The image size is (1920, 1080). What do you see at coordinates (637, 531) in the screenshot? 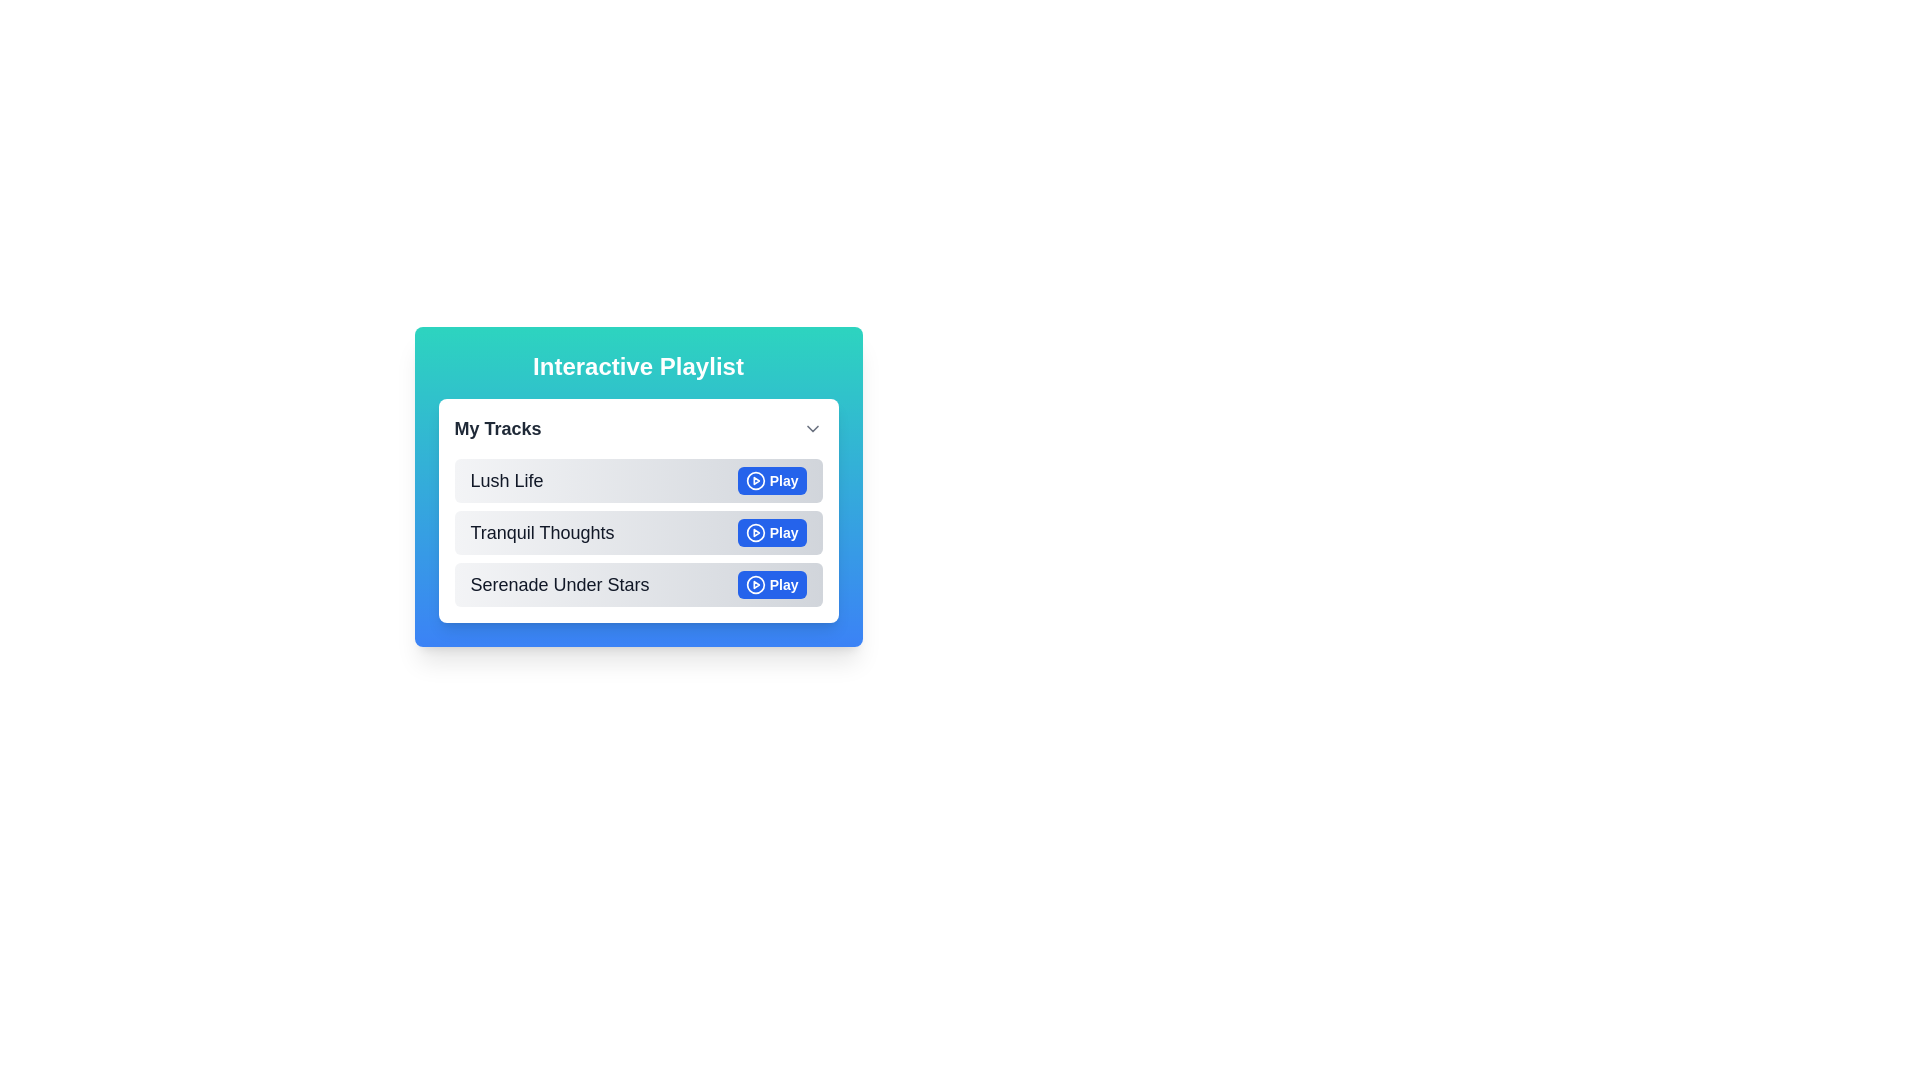
I see `the second track item titled 'Tranquil Thoughts' in the playlist by clicking on it` at bounding box center [637, 531].